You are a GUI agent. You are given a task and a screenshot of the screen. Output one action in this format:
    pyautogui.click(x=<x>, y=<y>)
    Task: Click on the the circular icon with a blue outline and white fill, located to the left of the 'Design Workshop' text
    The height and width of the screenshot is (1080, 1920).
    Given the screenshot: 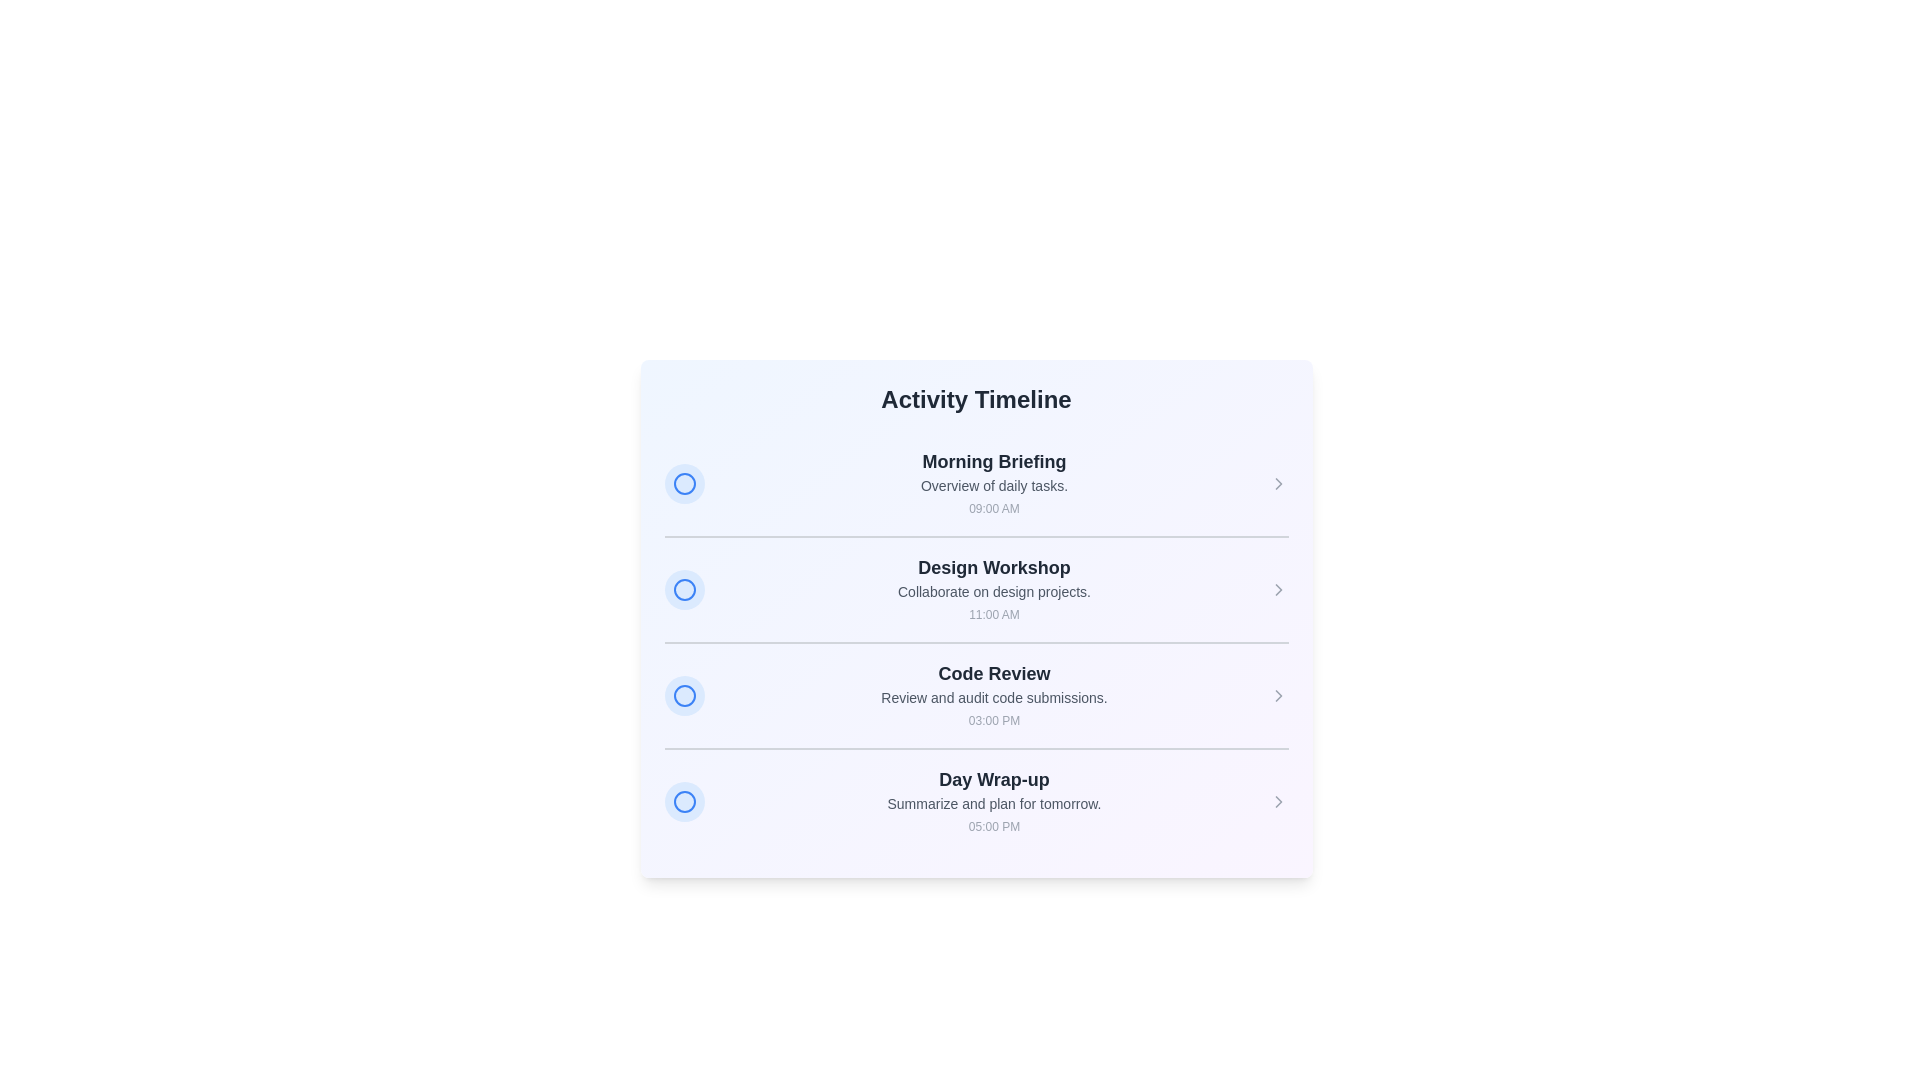 What is the action you would take?
    pyautogui.click(x=684, y=589)
    